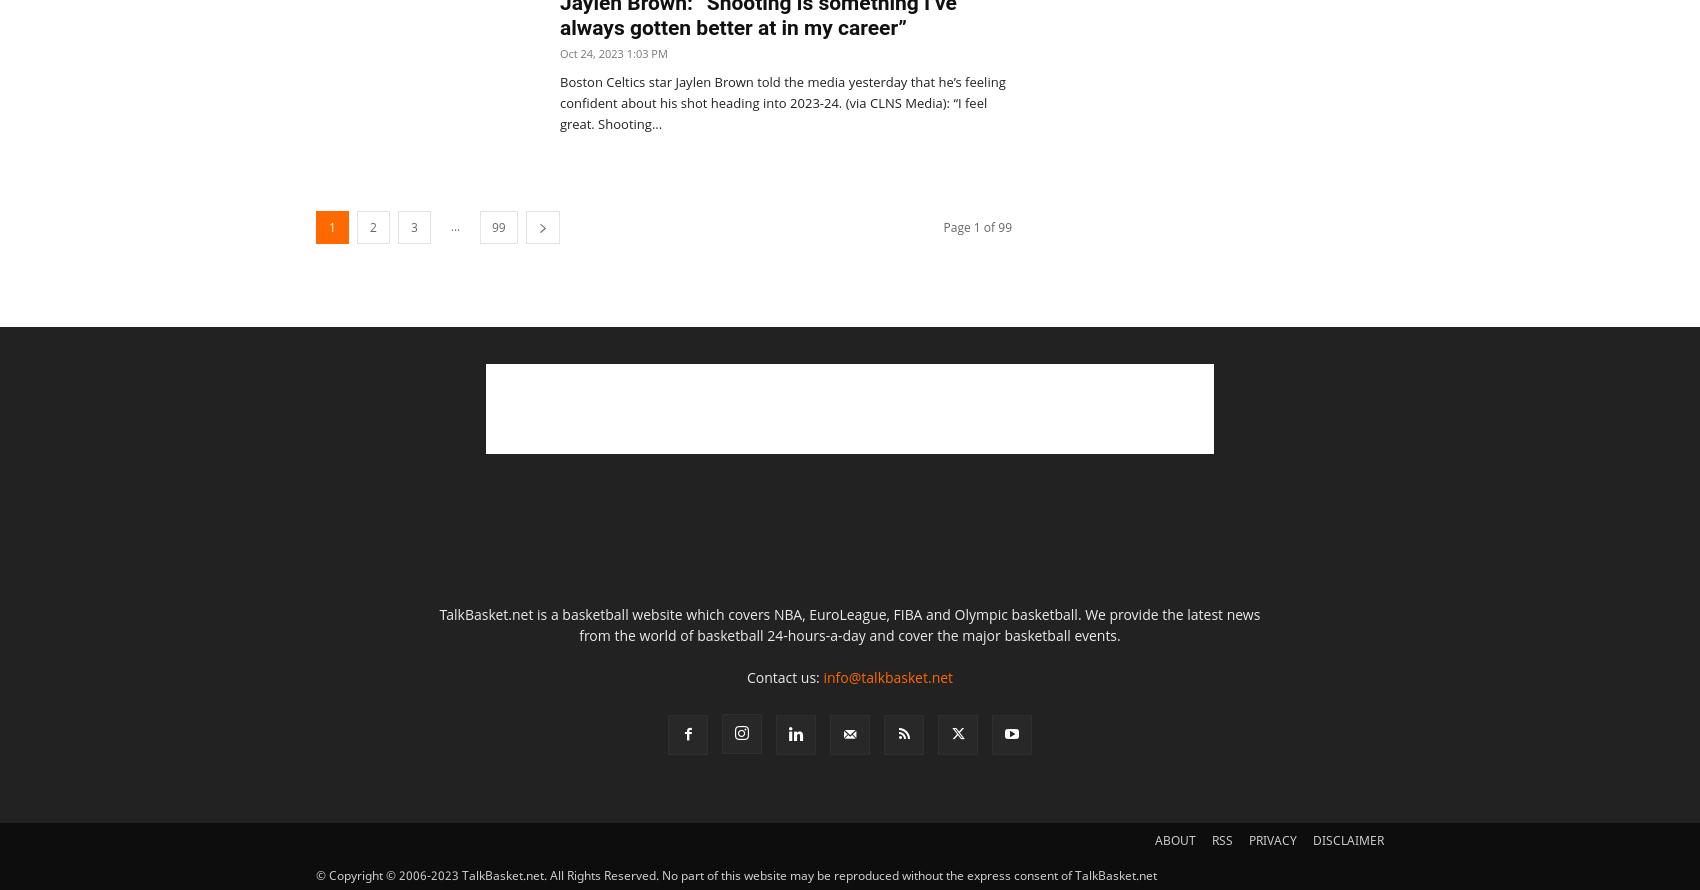 The width and height of the screenshot is (1700, 890). Describe the element at coordinates (848, 624) in the screenshot. I see `'TalkBasket.net is a basketball website which covers NBA, EuroLeague, FIBA and Olympic basketball. We provide the latest news from the world of basketball 24-hours-a-day and cover the major basketball events.'` at that location.